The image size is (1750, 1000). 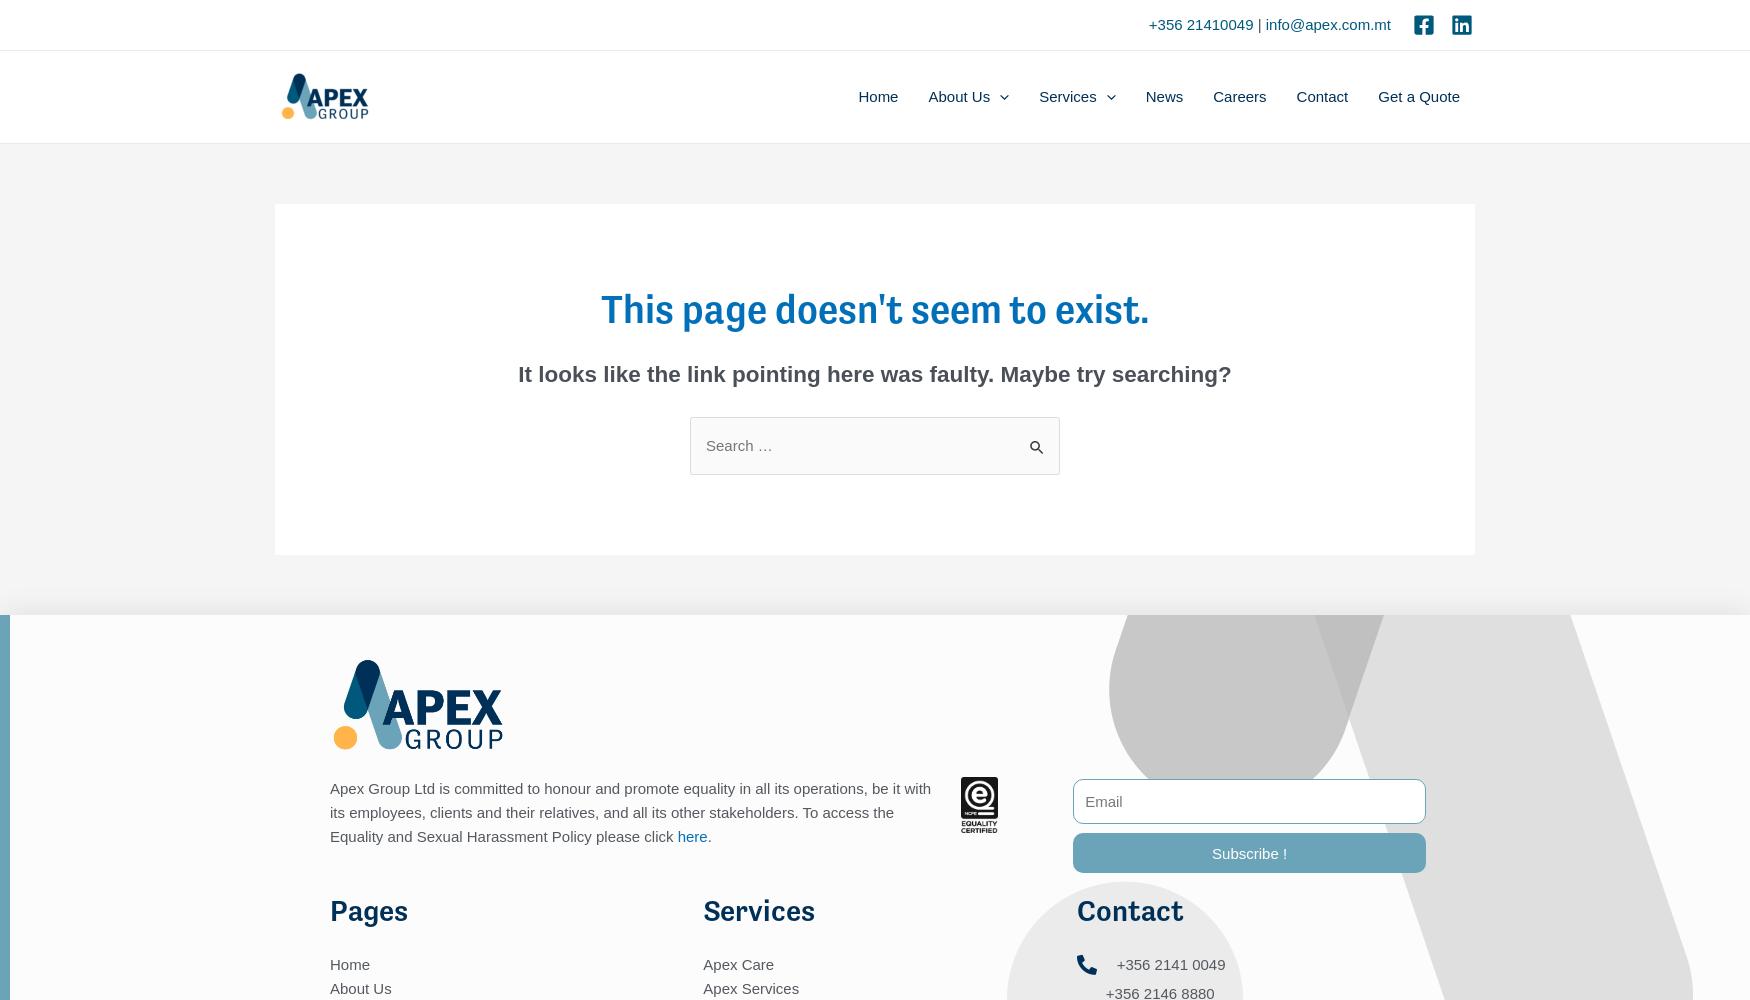 I want to click on 'Apex Group Ltd is committed to honour and promote equality in all its operations, be it with its employees, clients and their relatives, and all its other stakeholders. To access the Equality and Sexual Harassment Policy please click', so click(x=629, y=811).